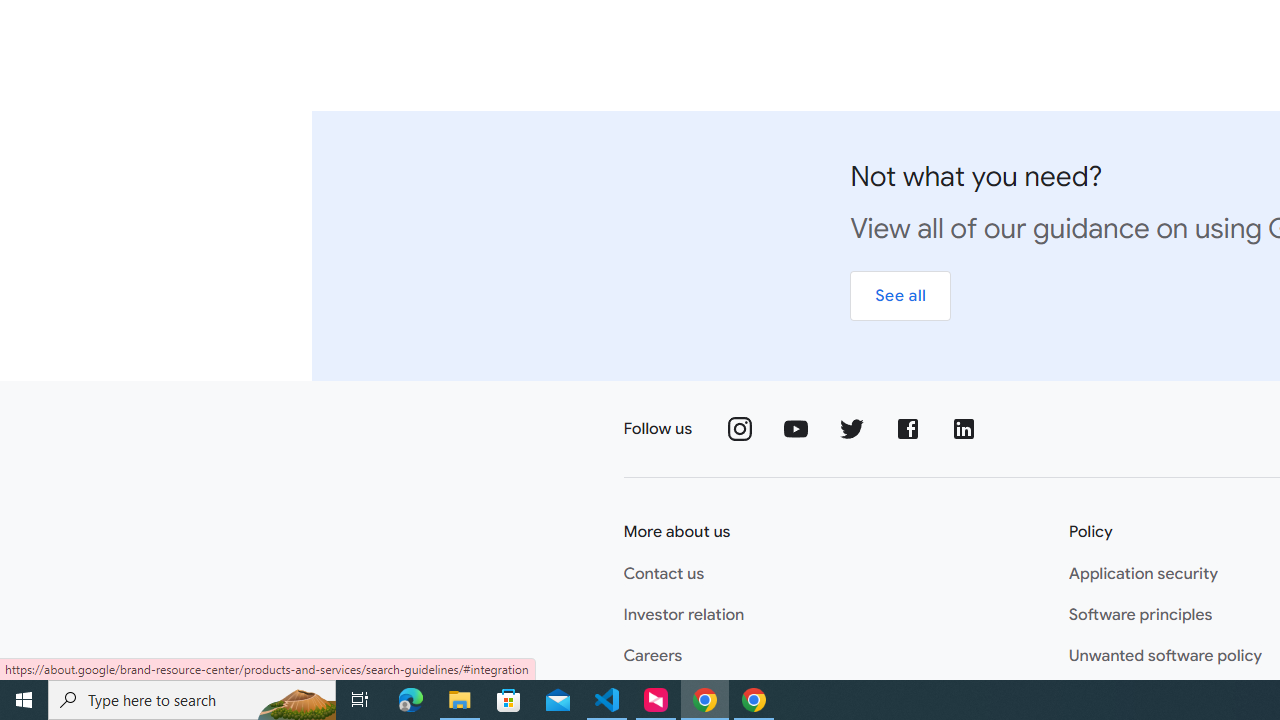 The image size is (1280, 720). Describe the element at coordinates (664, 574) in the screenshot. I see `'Contact us'` at that location.